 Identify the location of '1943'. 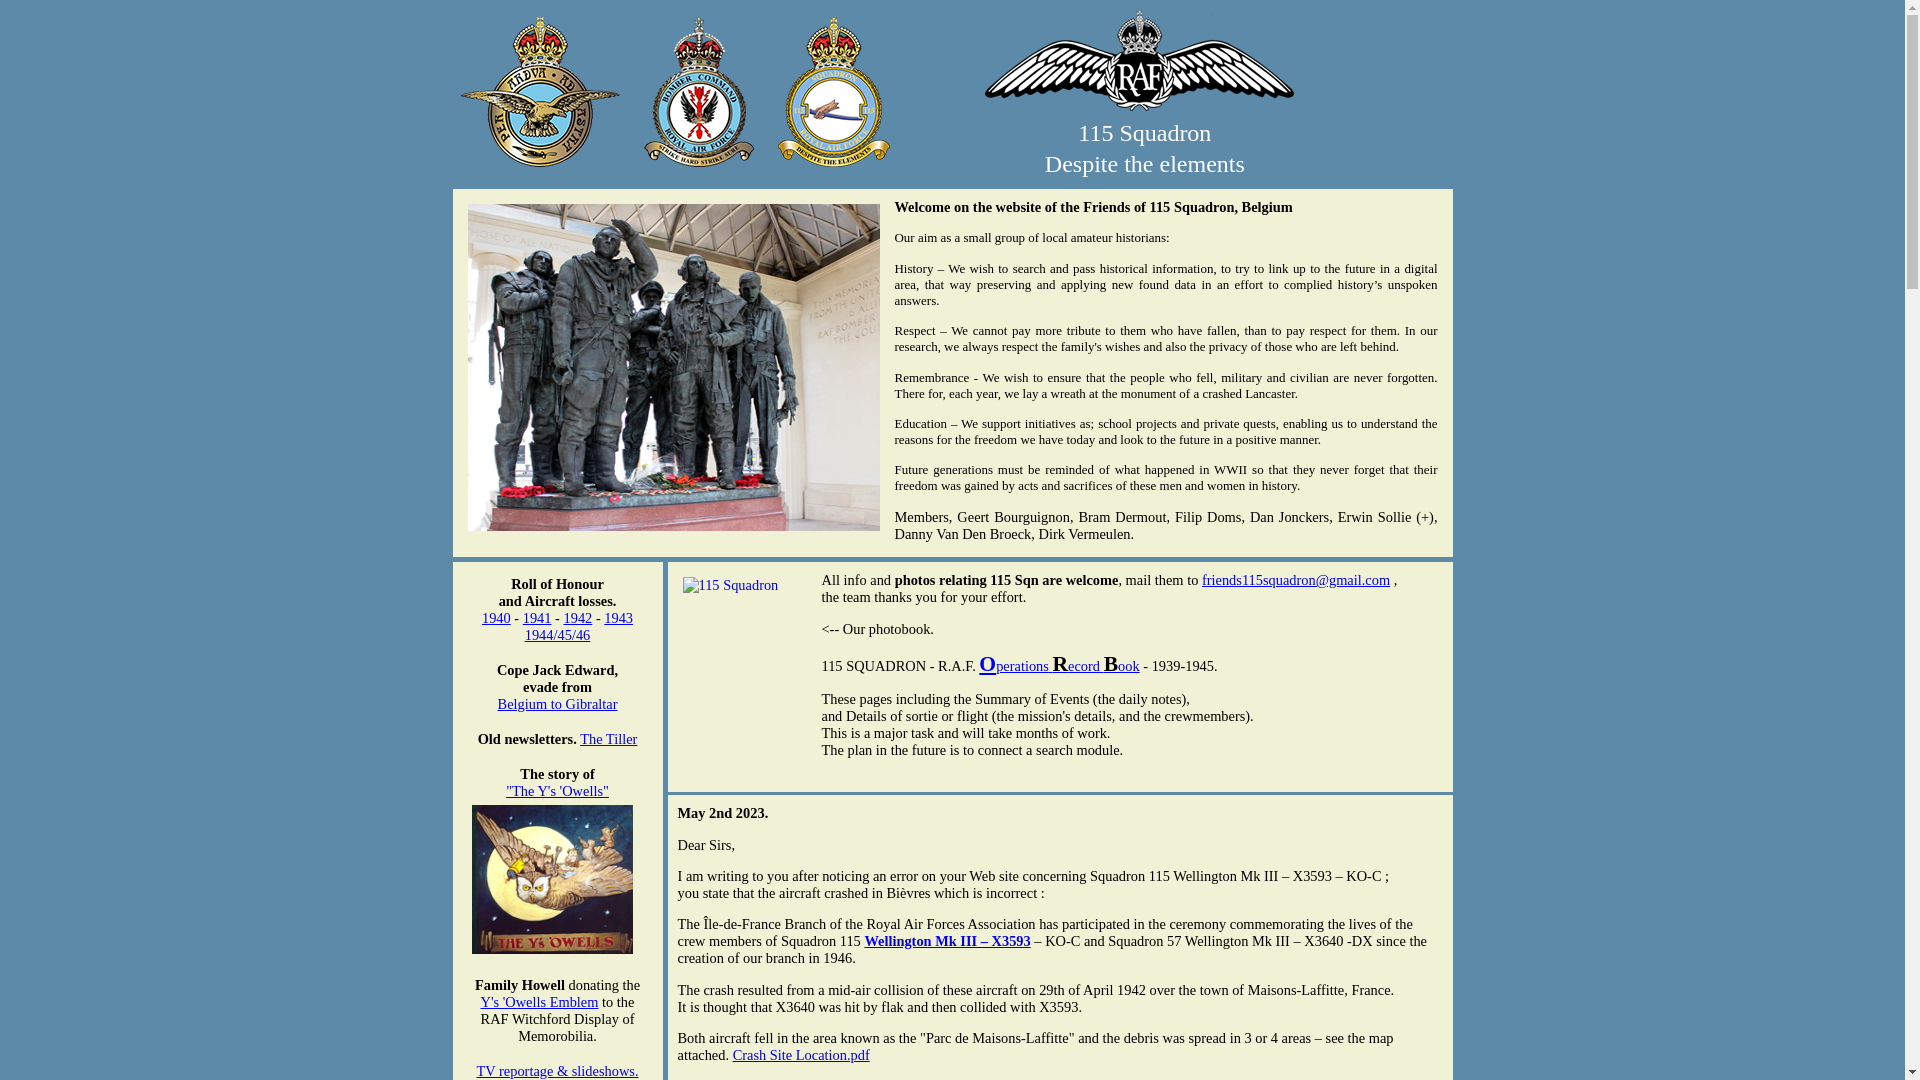
(617, 616).